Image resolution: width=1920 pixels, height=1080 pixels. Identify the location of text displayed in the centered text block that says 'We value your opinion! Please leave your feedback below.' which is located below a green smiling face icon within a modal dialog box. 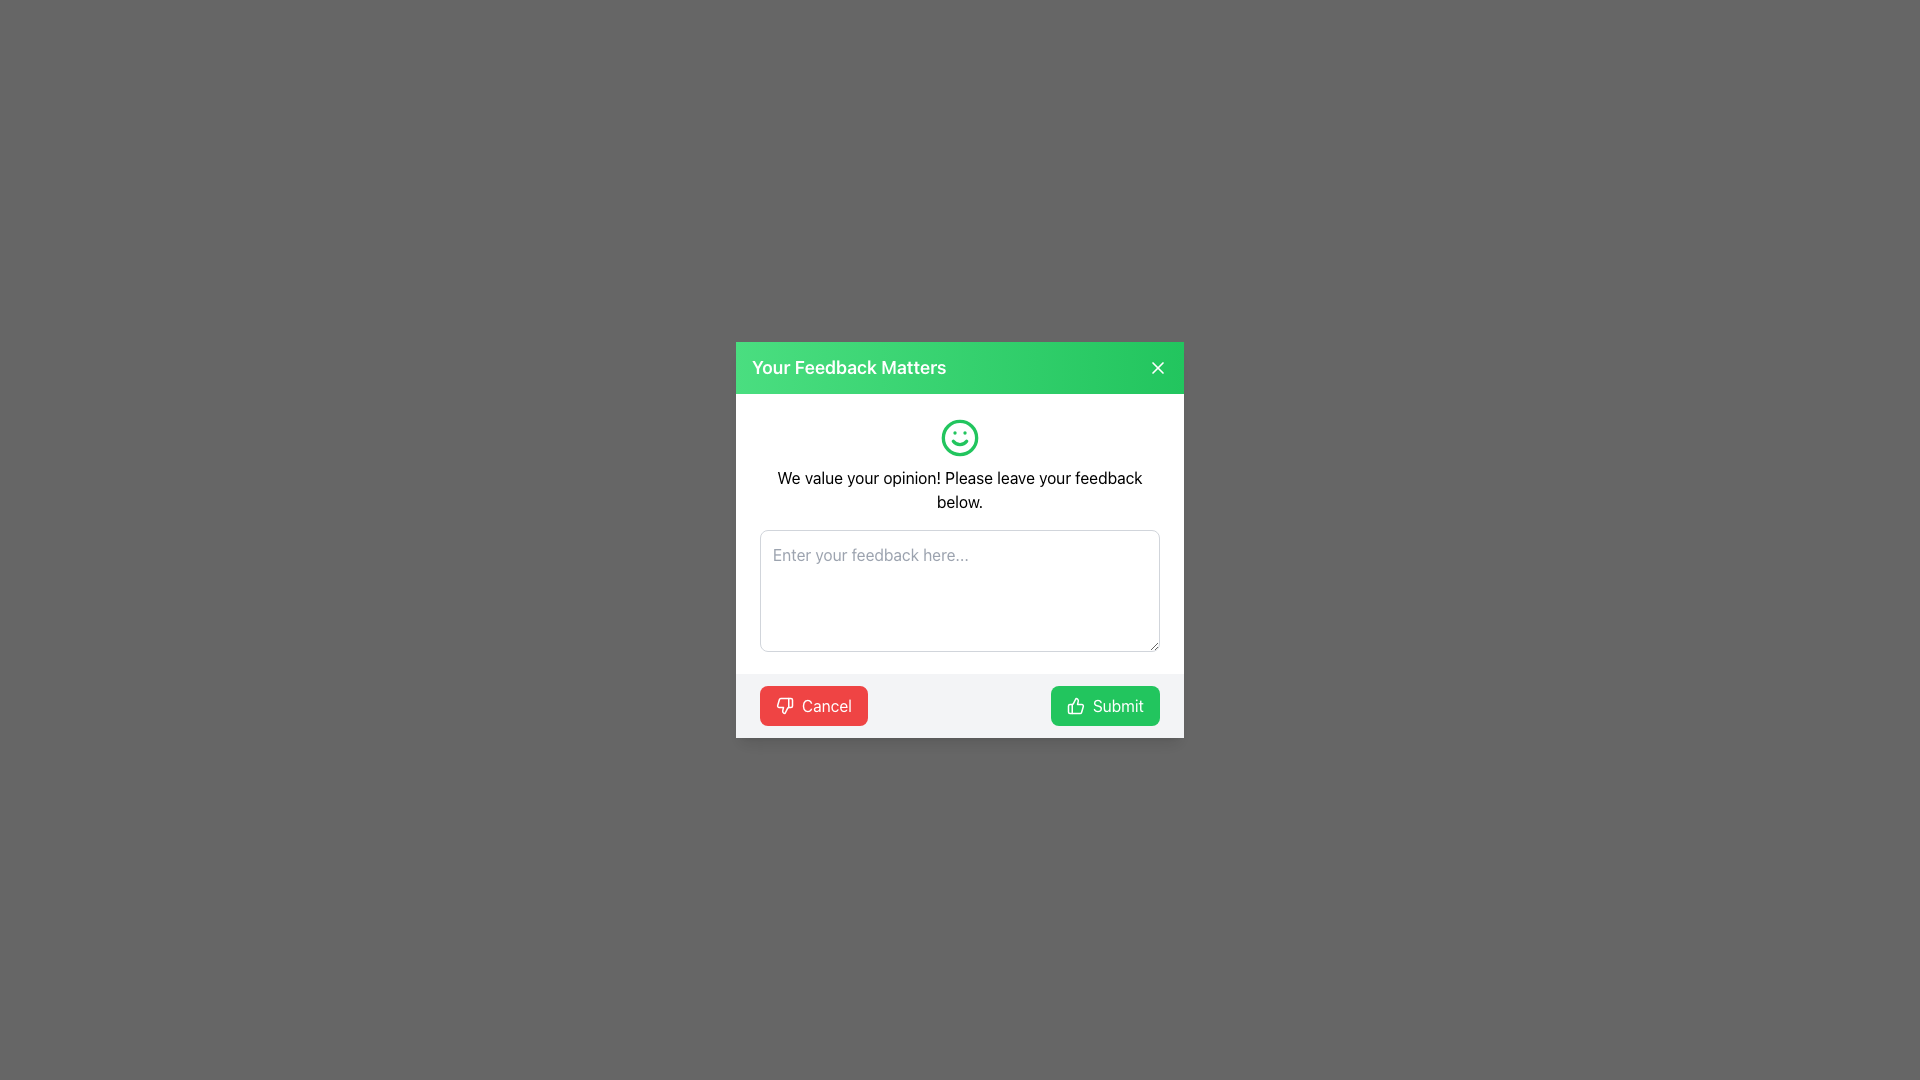
(960, 466).